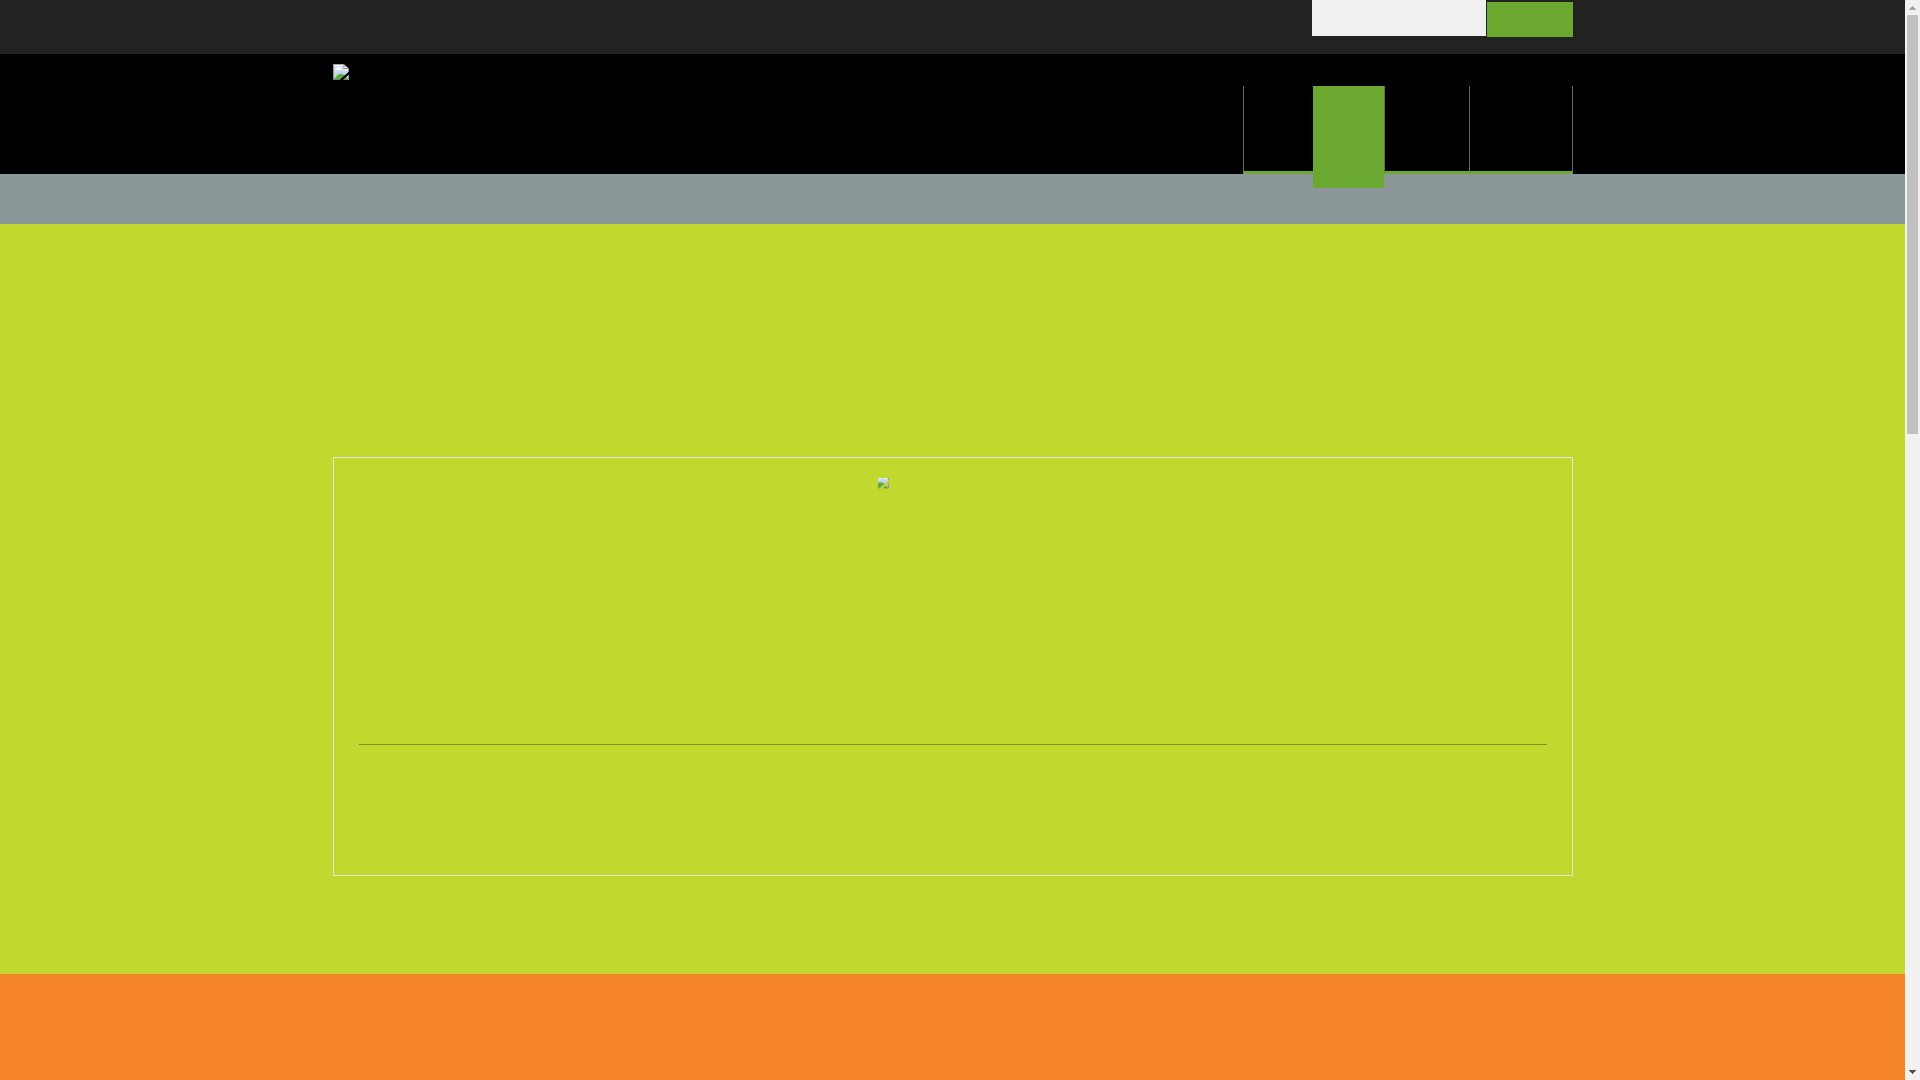  What do you see at coordinates (331, 114) in the screenshot?
I see `'Go to site home page'` at bounding box center [331, 114].